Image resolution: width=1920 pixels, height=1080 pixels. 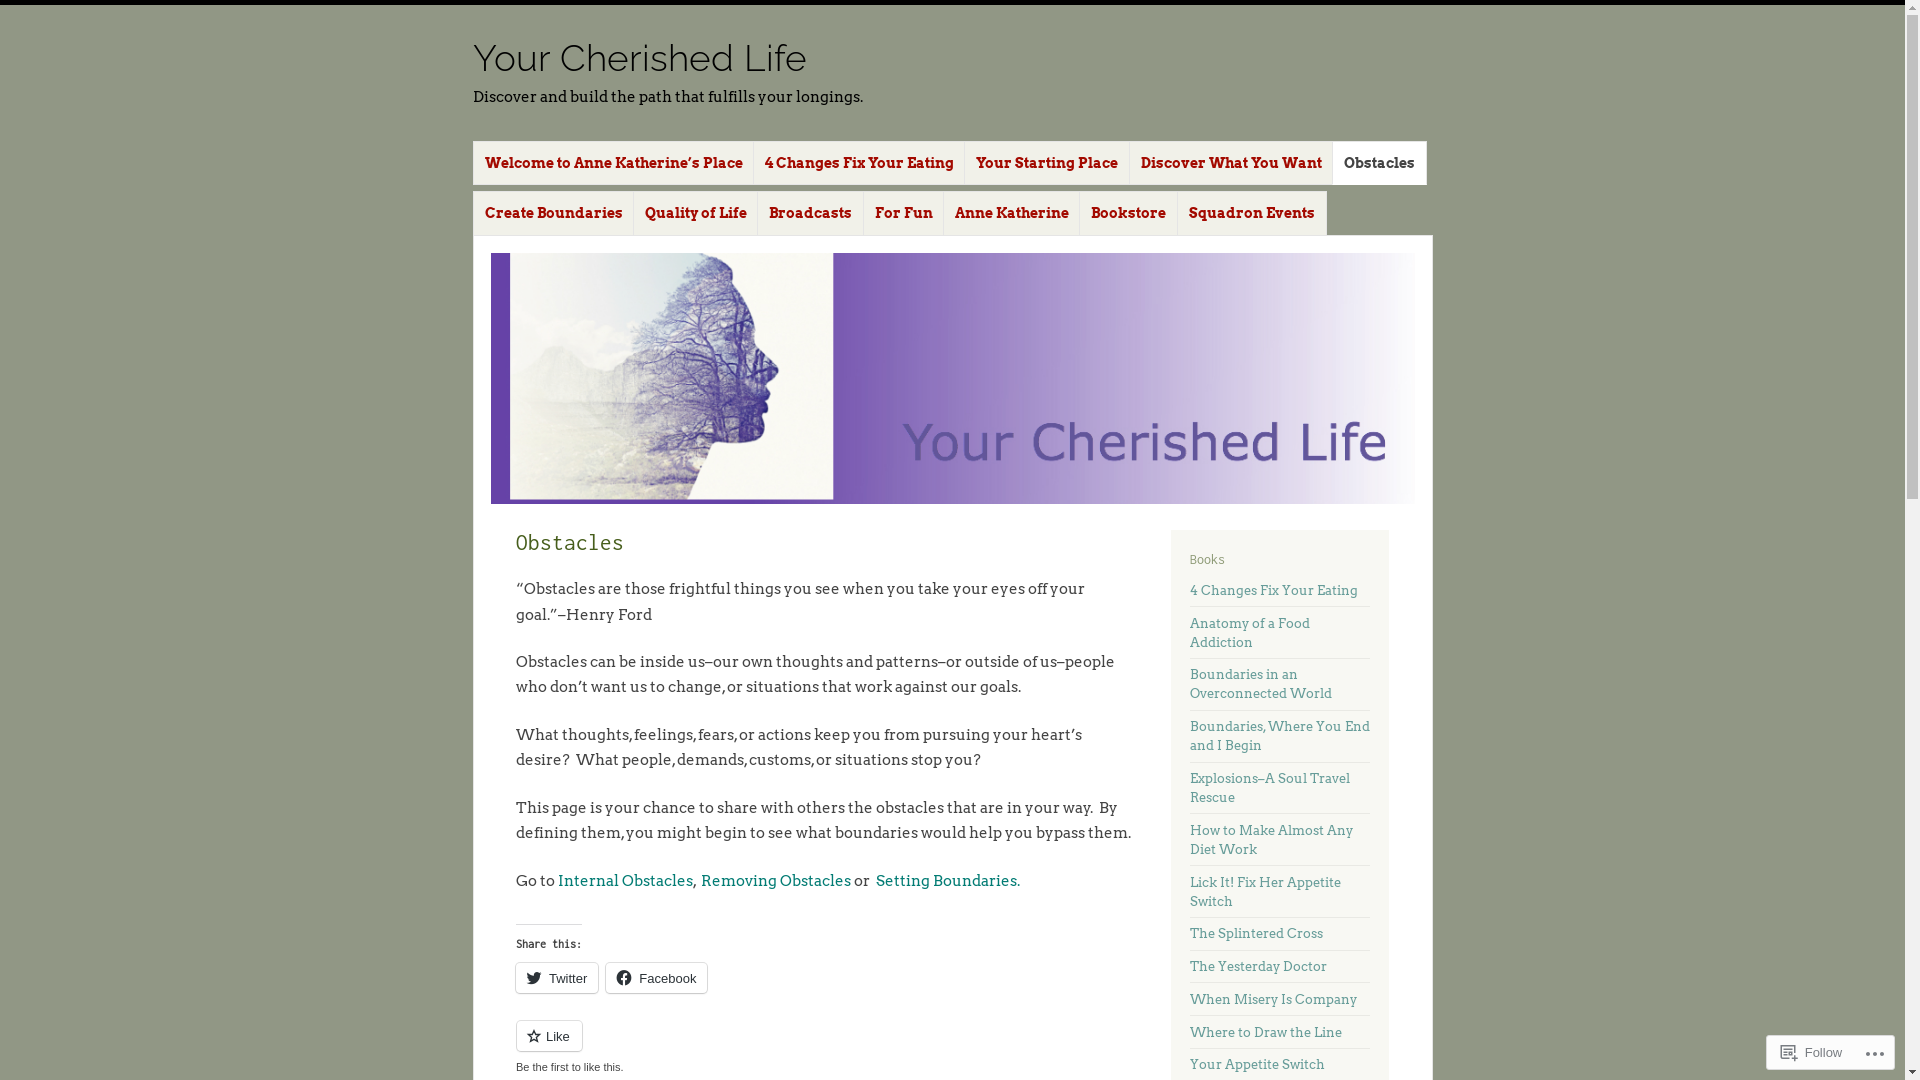 I want to click on 'Squadron Events', so click(x=1251, y=213).